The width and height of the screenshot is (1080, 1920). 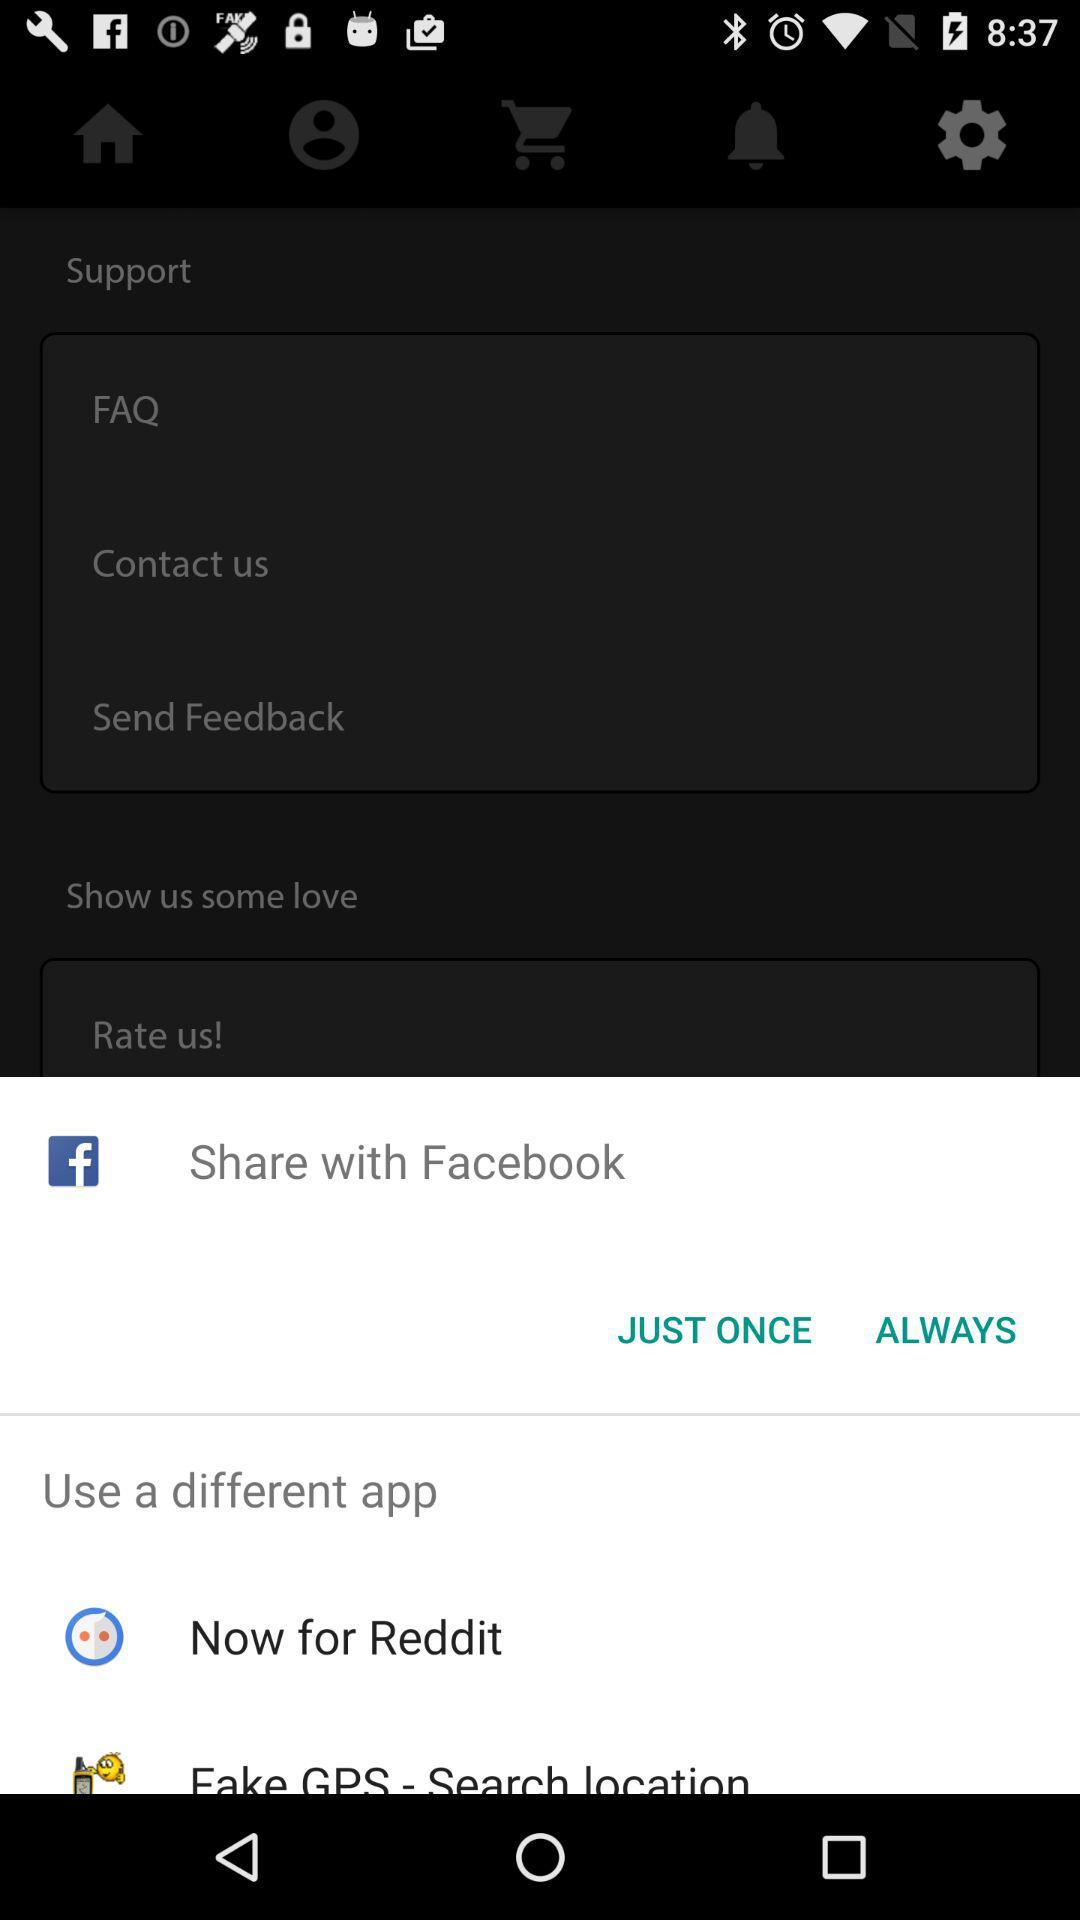 I want to click on now for reddit, so click(x=345, y=1636).